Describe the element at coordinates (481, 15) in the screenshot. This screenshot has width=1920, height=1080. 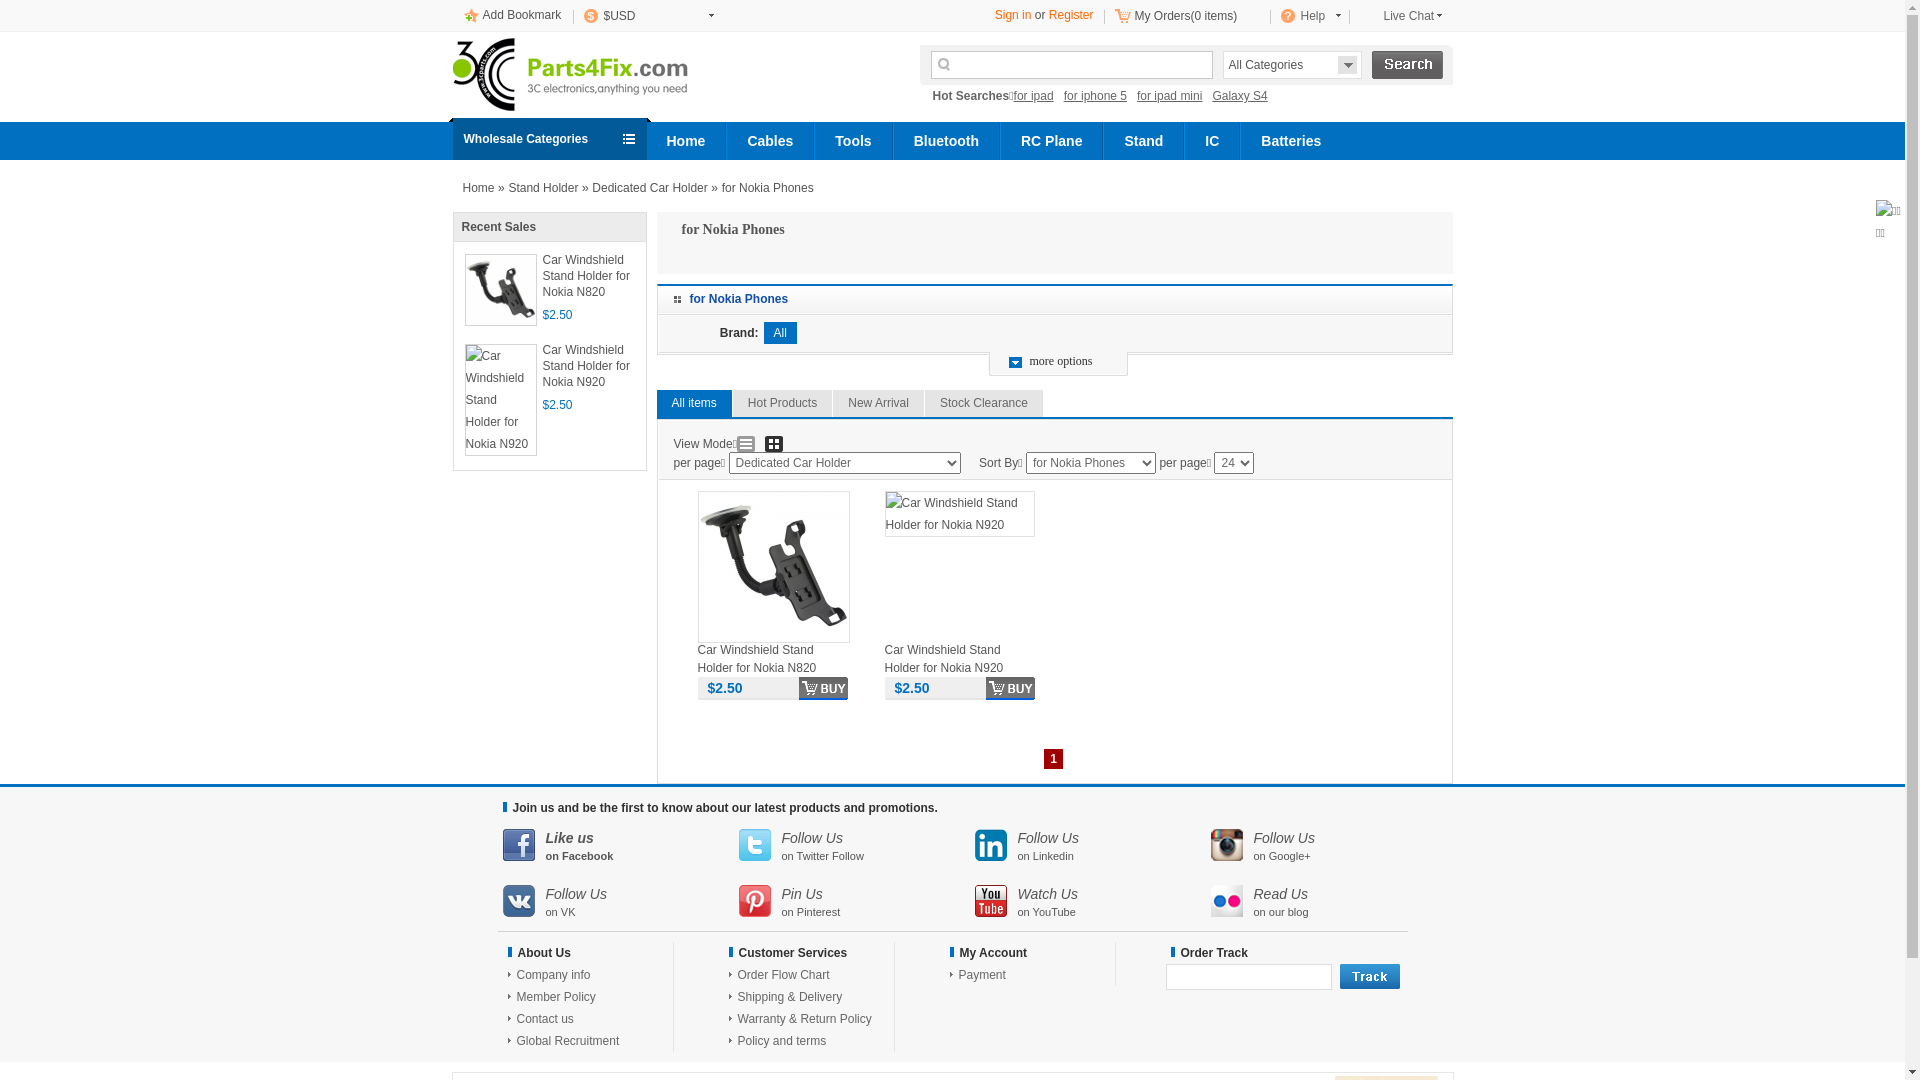
I see `'Add Bookmark'` at that location.